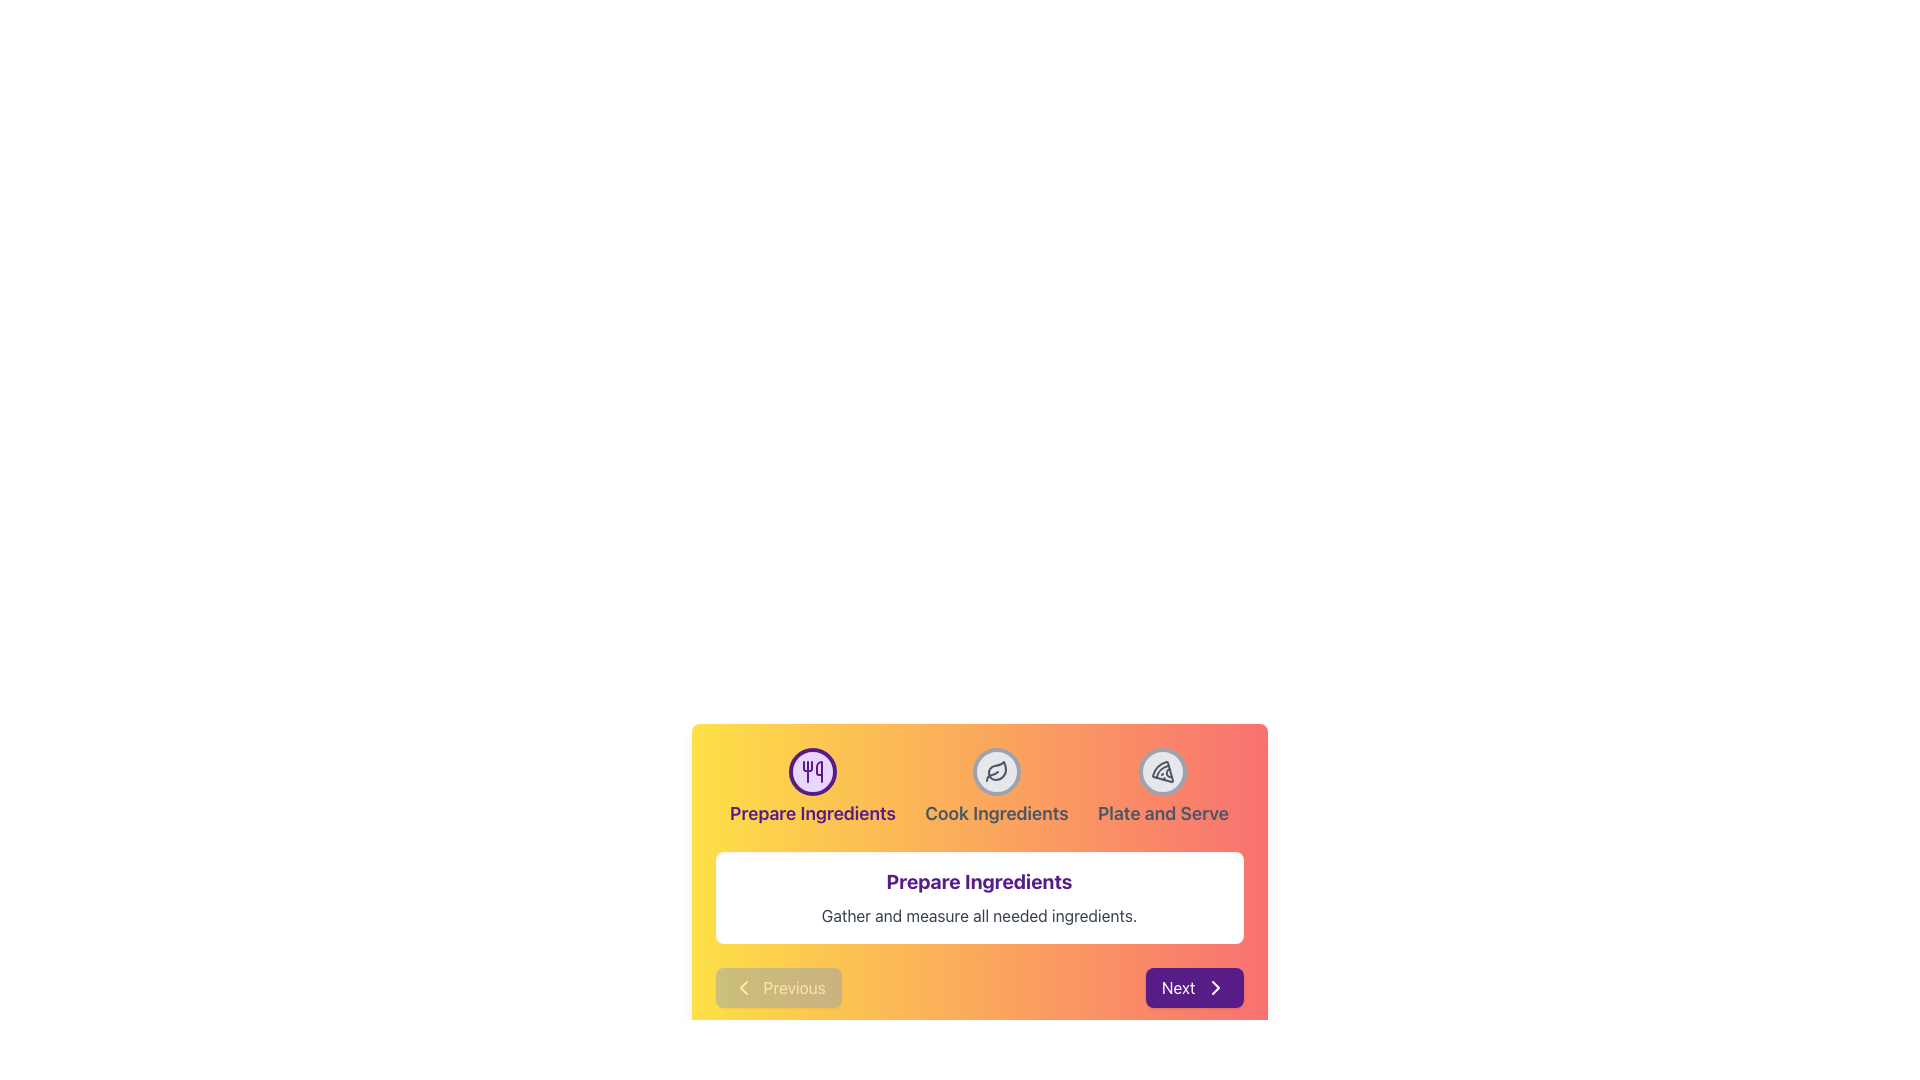 Image resolution: width=1920 pixels, height=1080 pixels. I want to click on the 'Cook Ingredients' Icon Button, which is the middle icon in a row of three icons at the top of a colored panel, so click(996, 770).